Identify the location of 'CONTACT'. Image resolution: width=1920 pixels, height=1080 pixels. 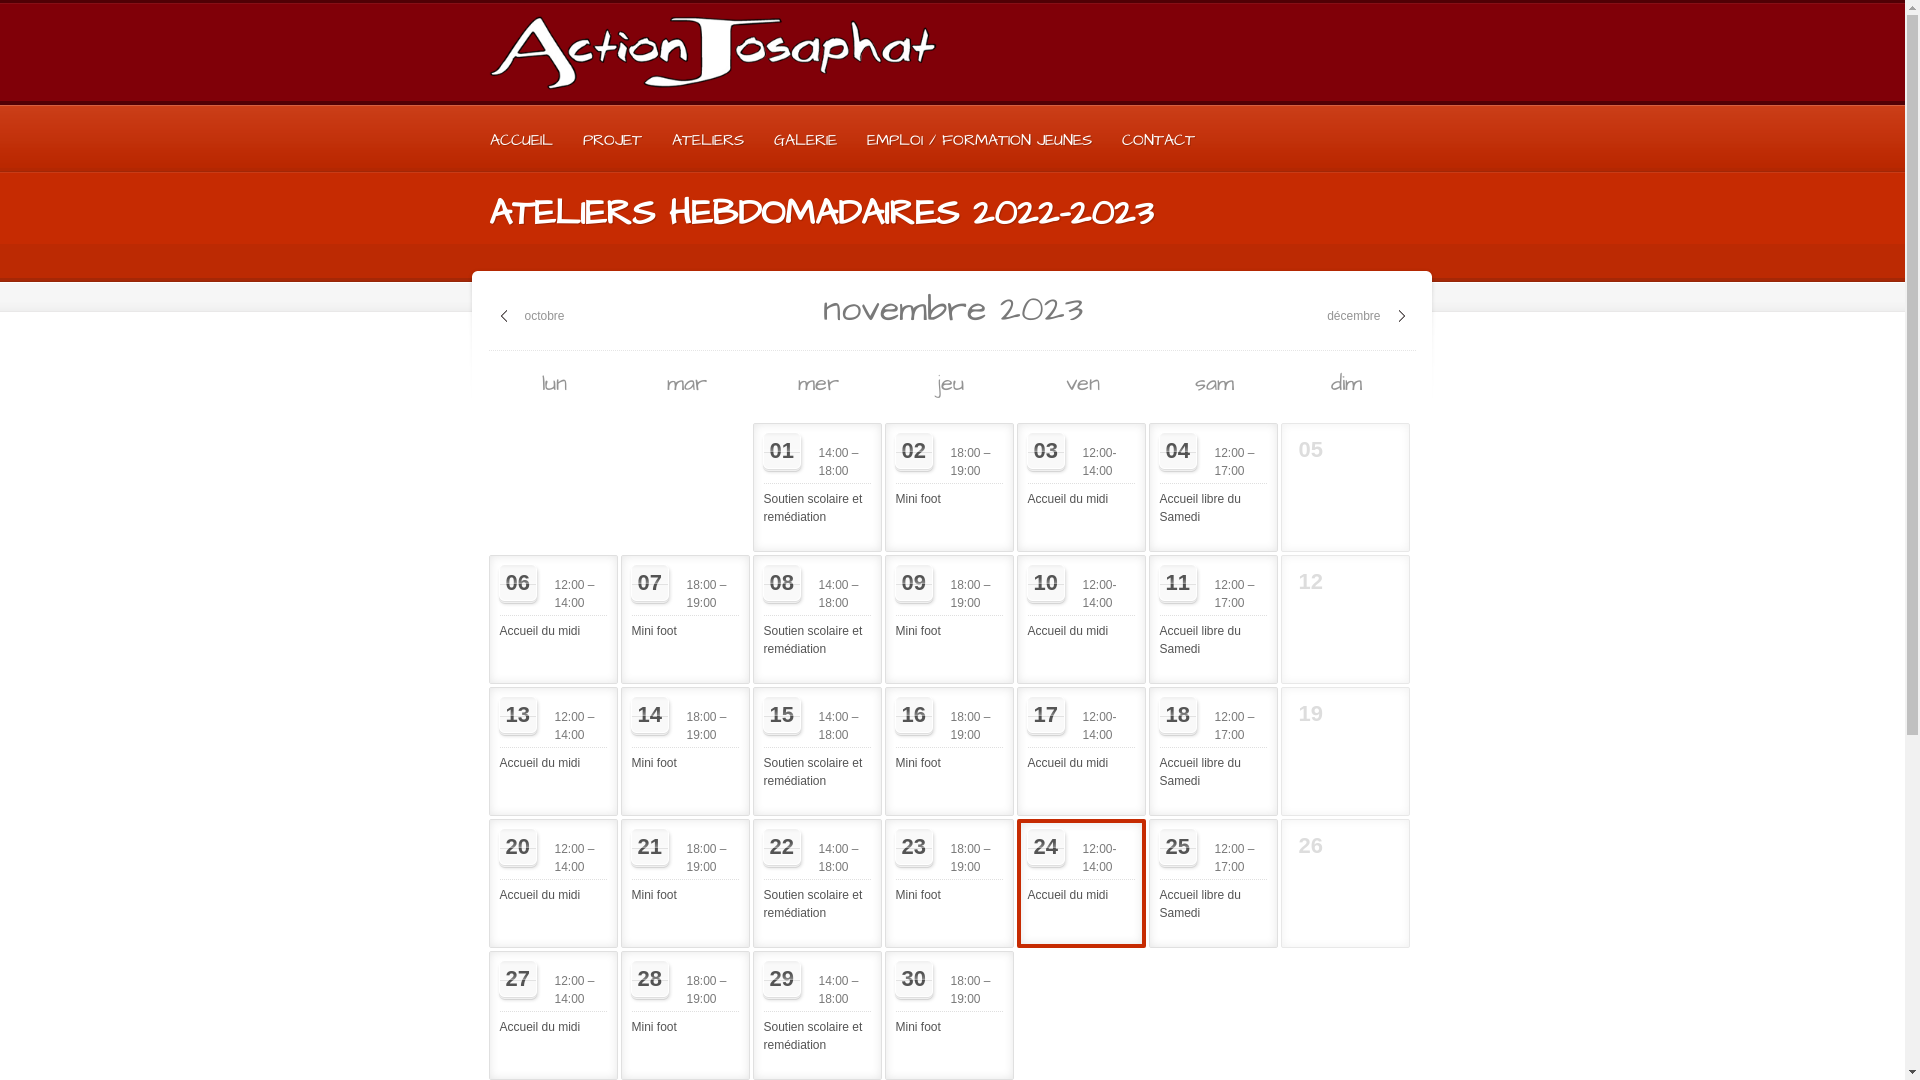
(1157, 138).